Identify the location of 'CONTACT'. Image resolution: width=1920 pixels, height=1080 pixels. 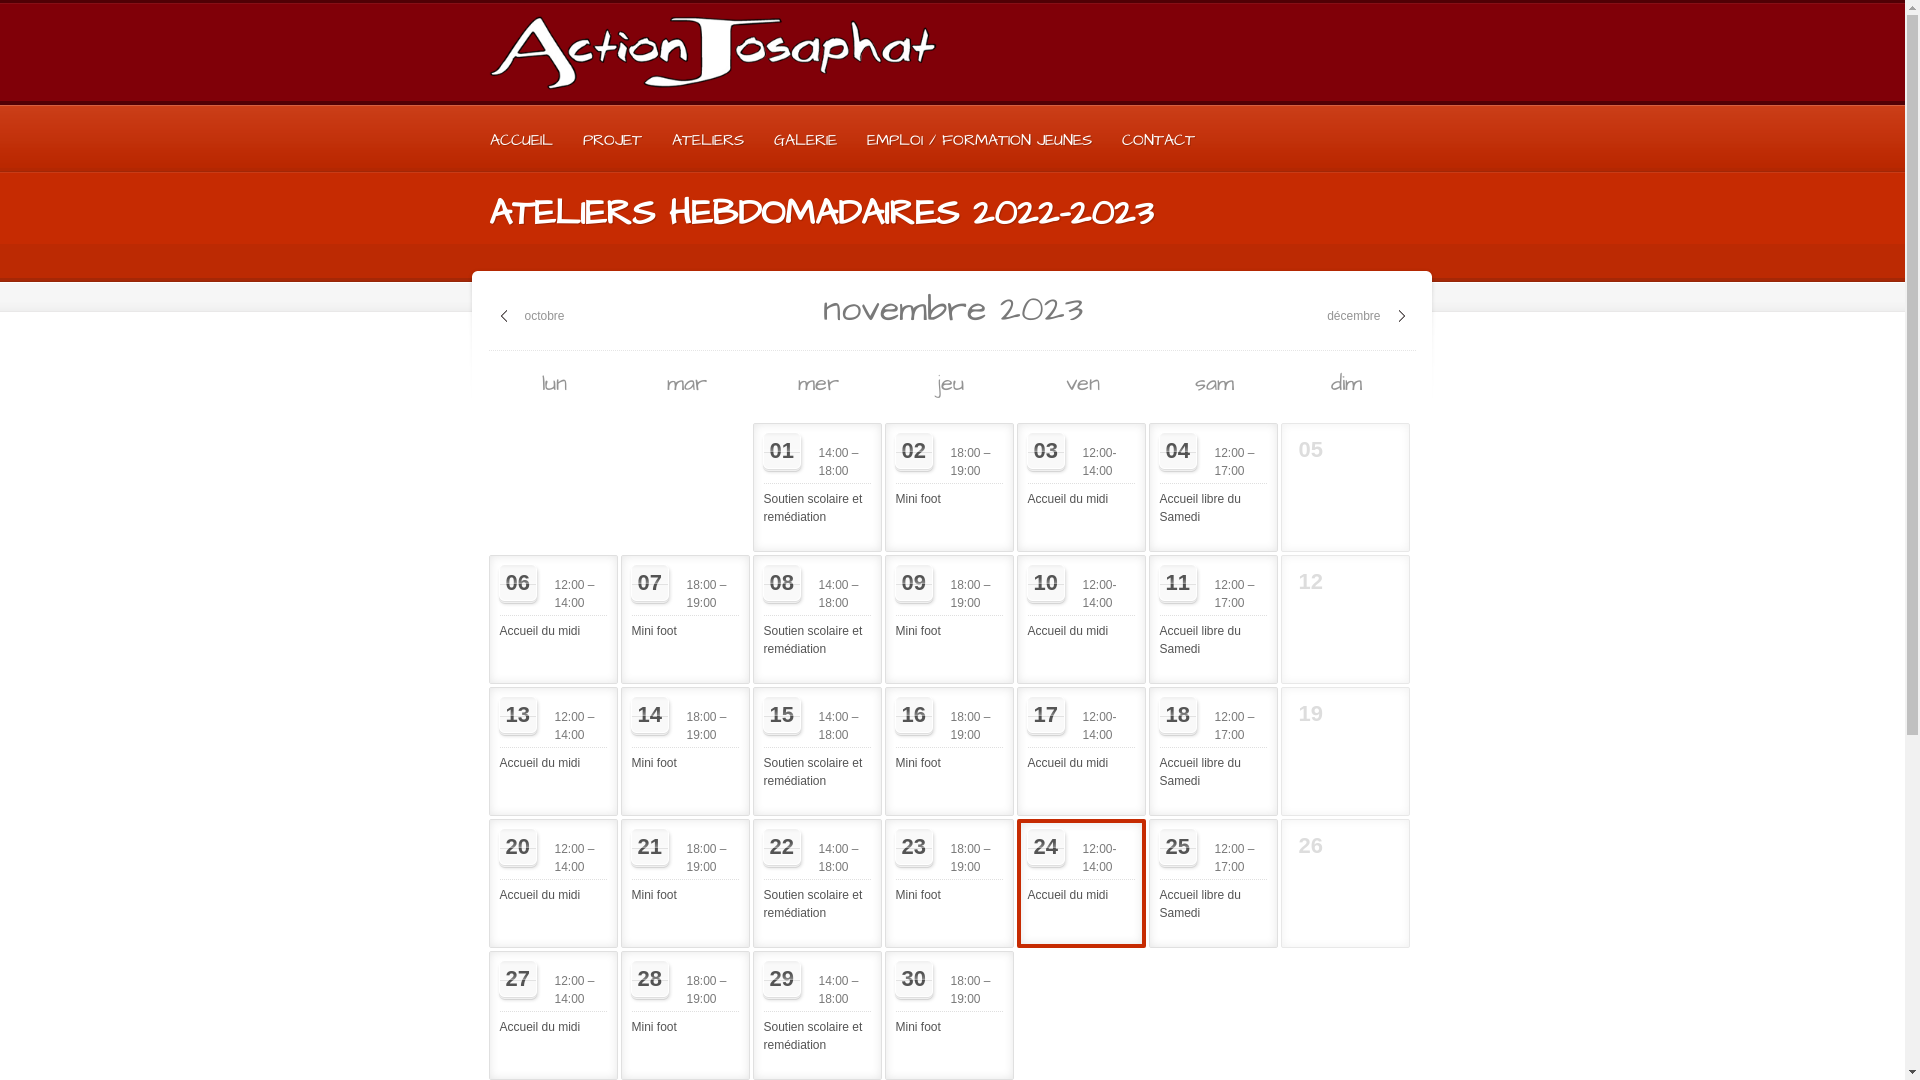
(1157, 138).